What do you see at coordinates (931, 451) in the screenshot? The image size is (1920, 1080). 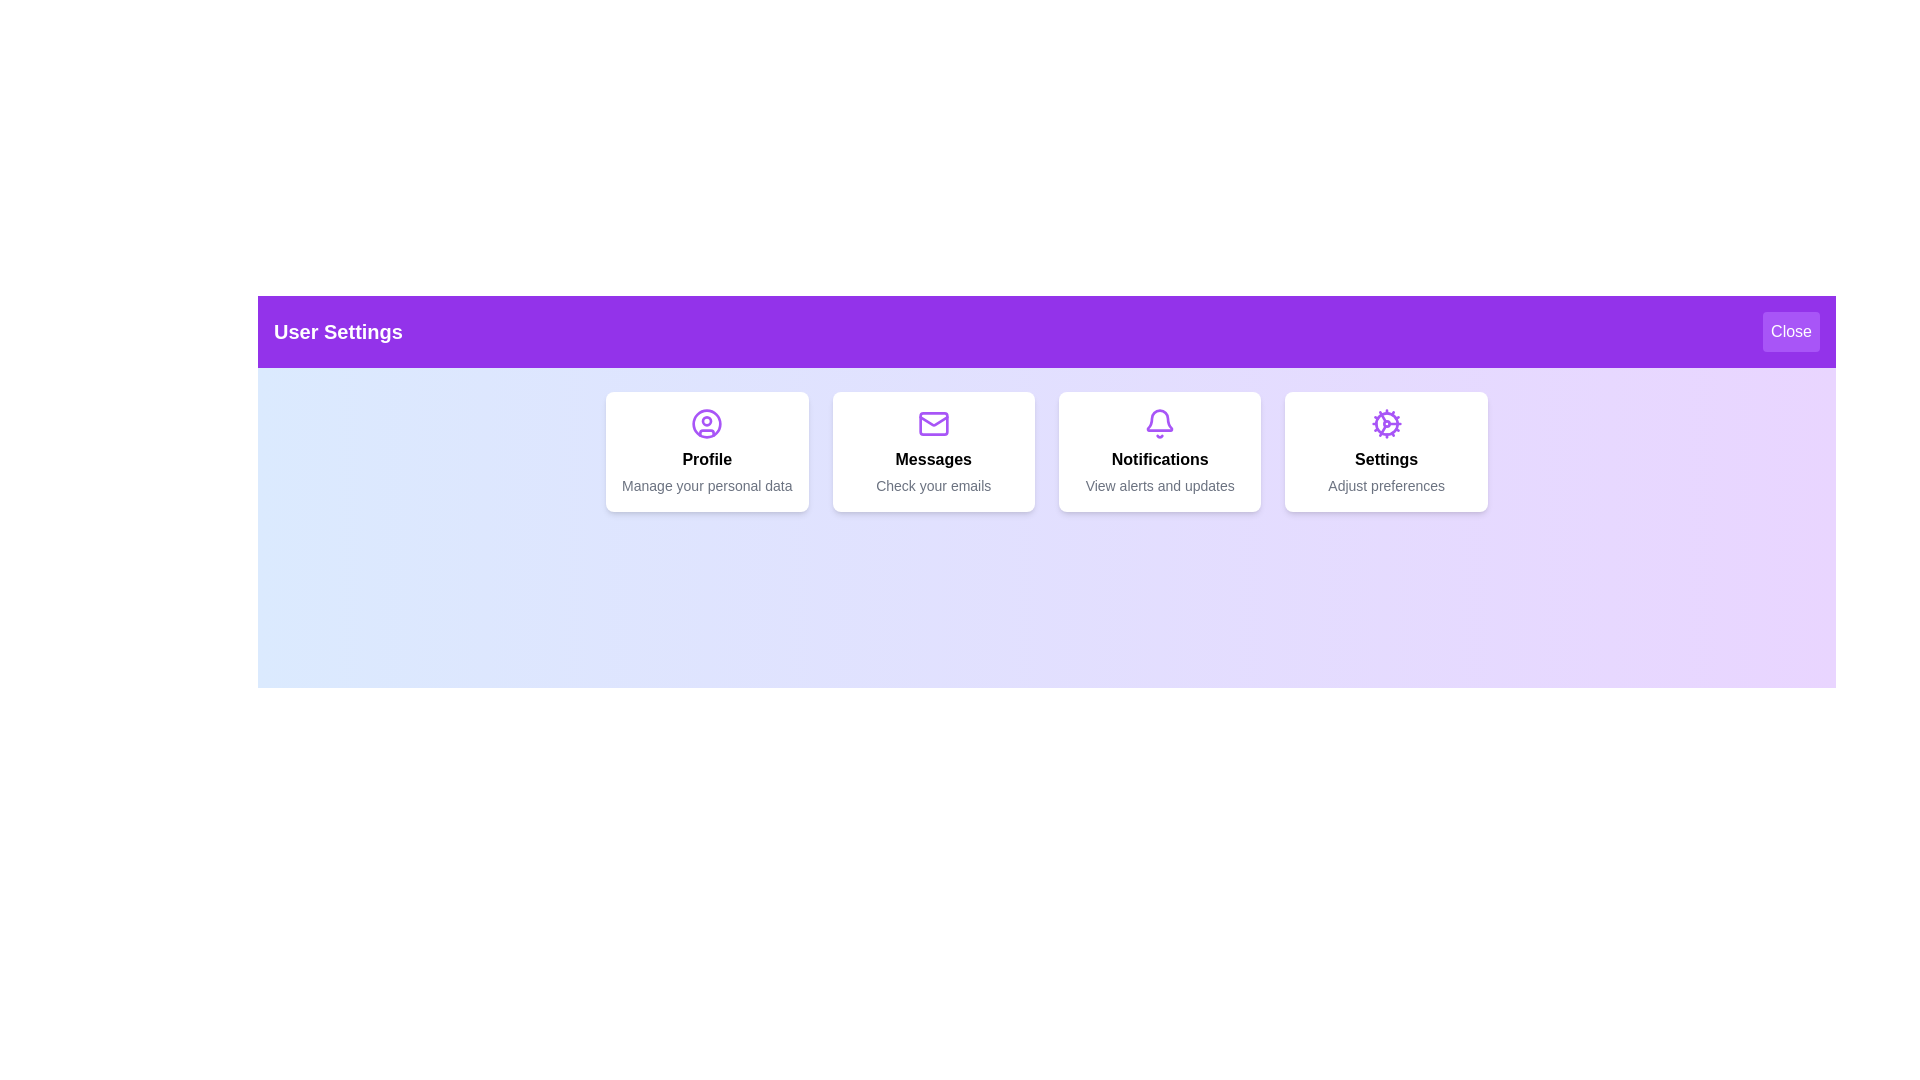 I see `the Messages menu item to navigate to the respective section` at bounding box center [931, 451].